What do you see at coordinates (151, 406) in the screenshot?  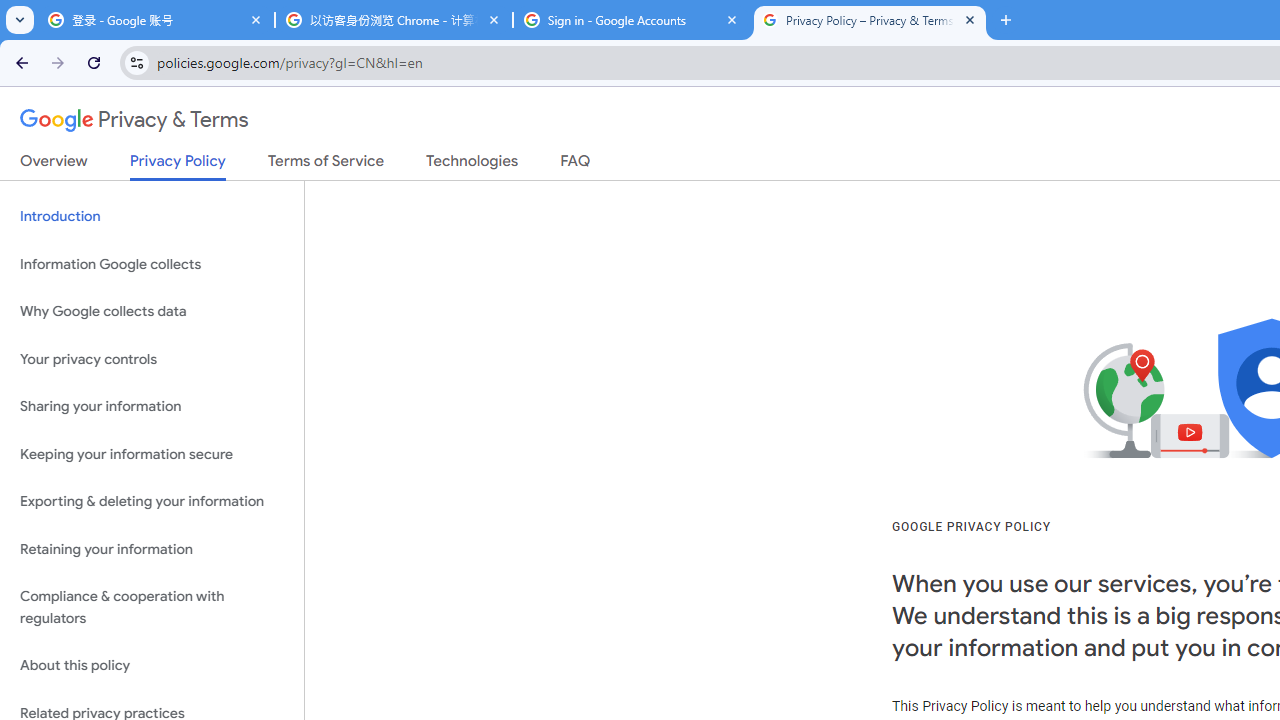 I see `'Sharing your information'` at bounding box center [151, 406].